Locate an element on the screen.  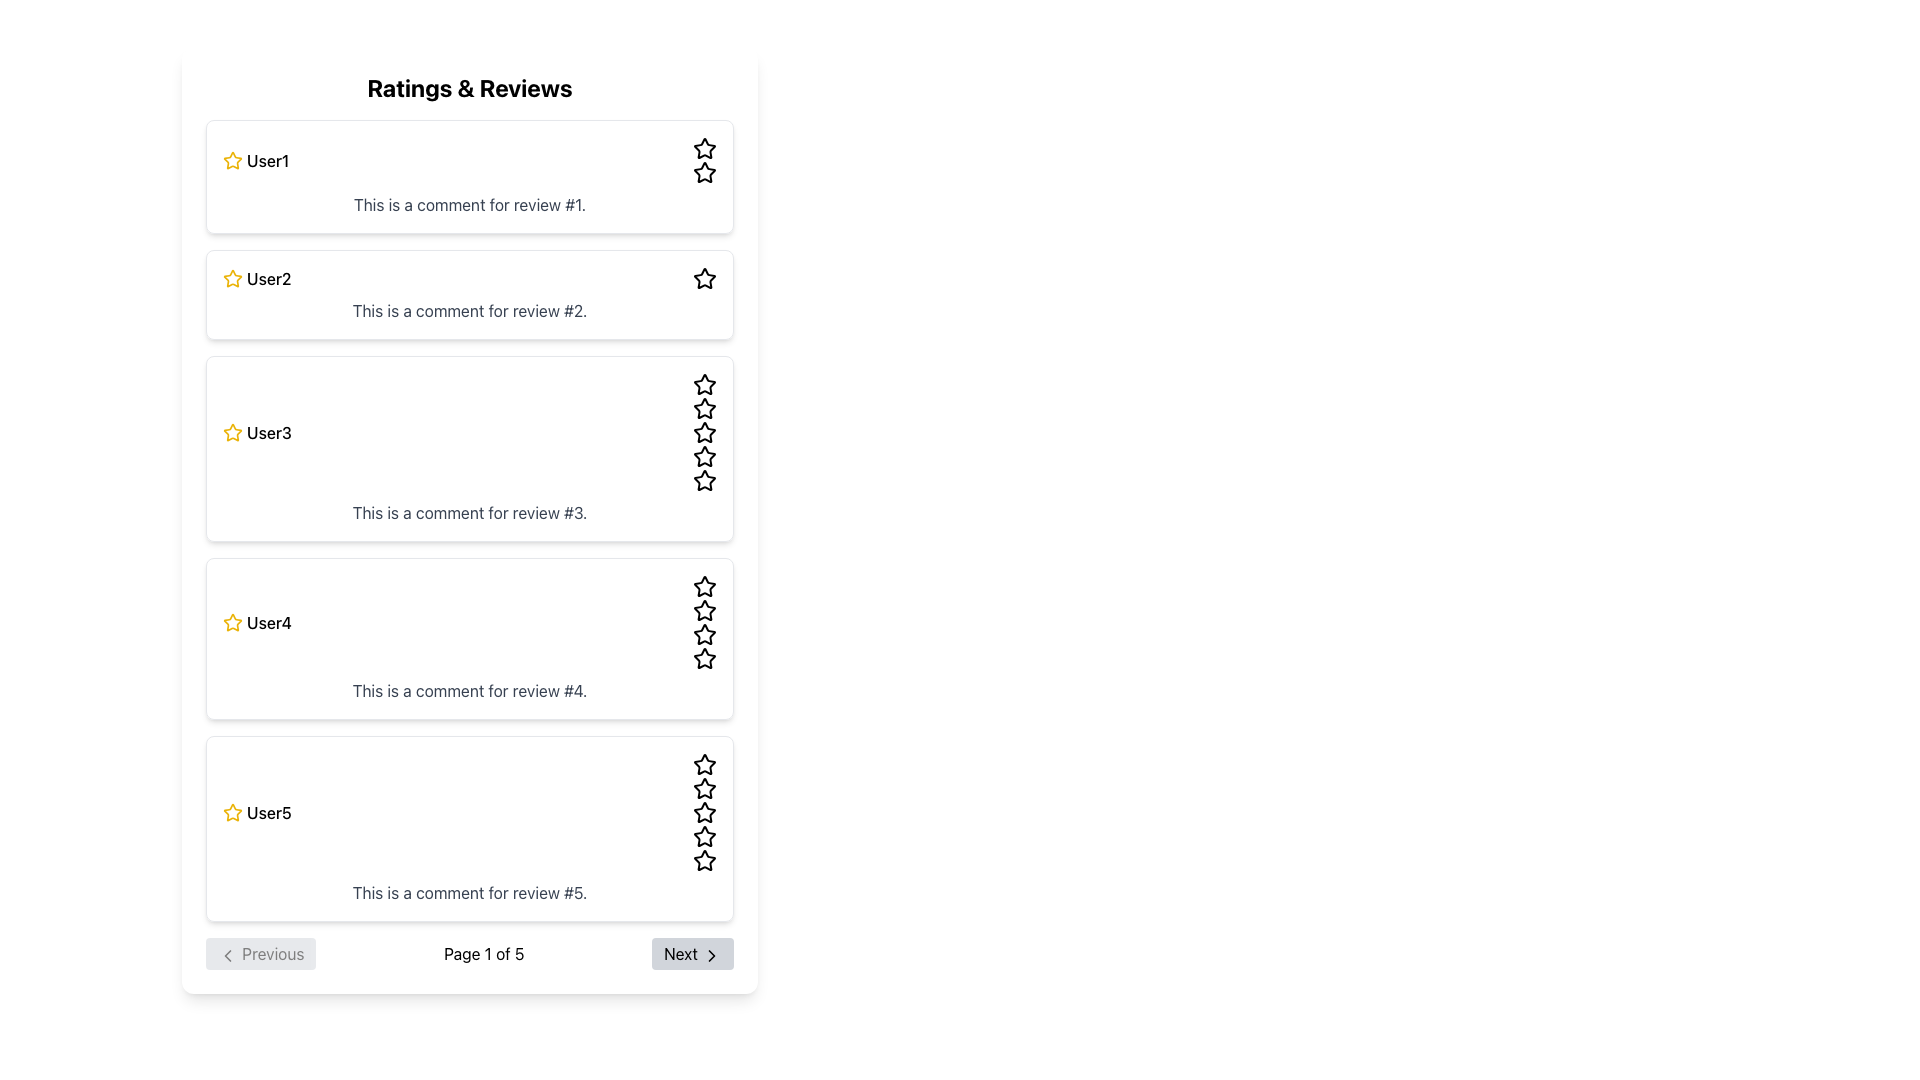
information displayed in the Text label that indicates the current page number and total number of pages, located centrally between the 'Previous' and 'Next' buttons in the navigation section at the bottom of the page is located at coordinates (484, 952).